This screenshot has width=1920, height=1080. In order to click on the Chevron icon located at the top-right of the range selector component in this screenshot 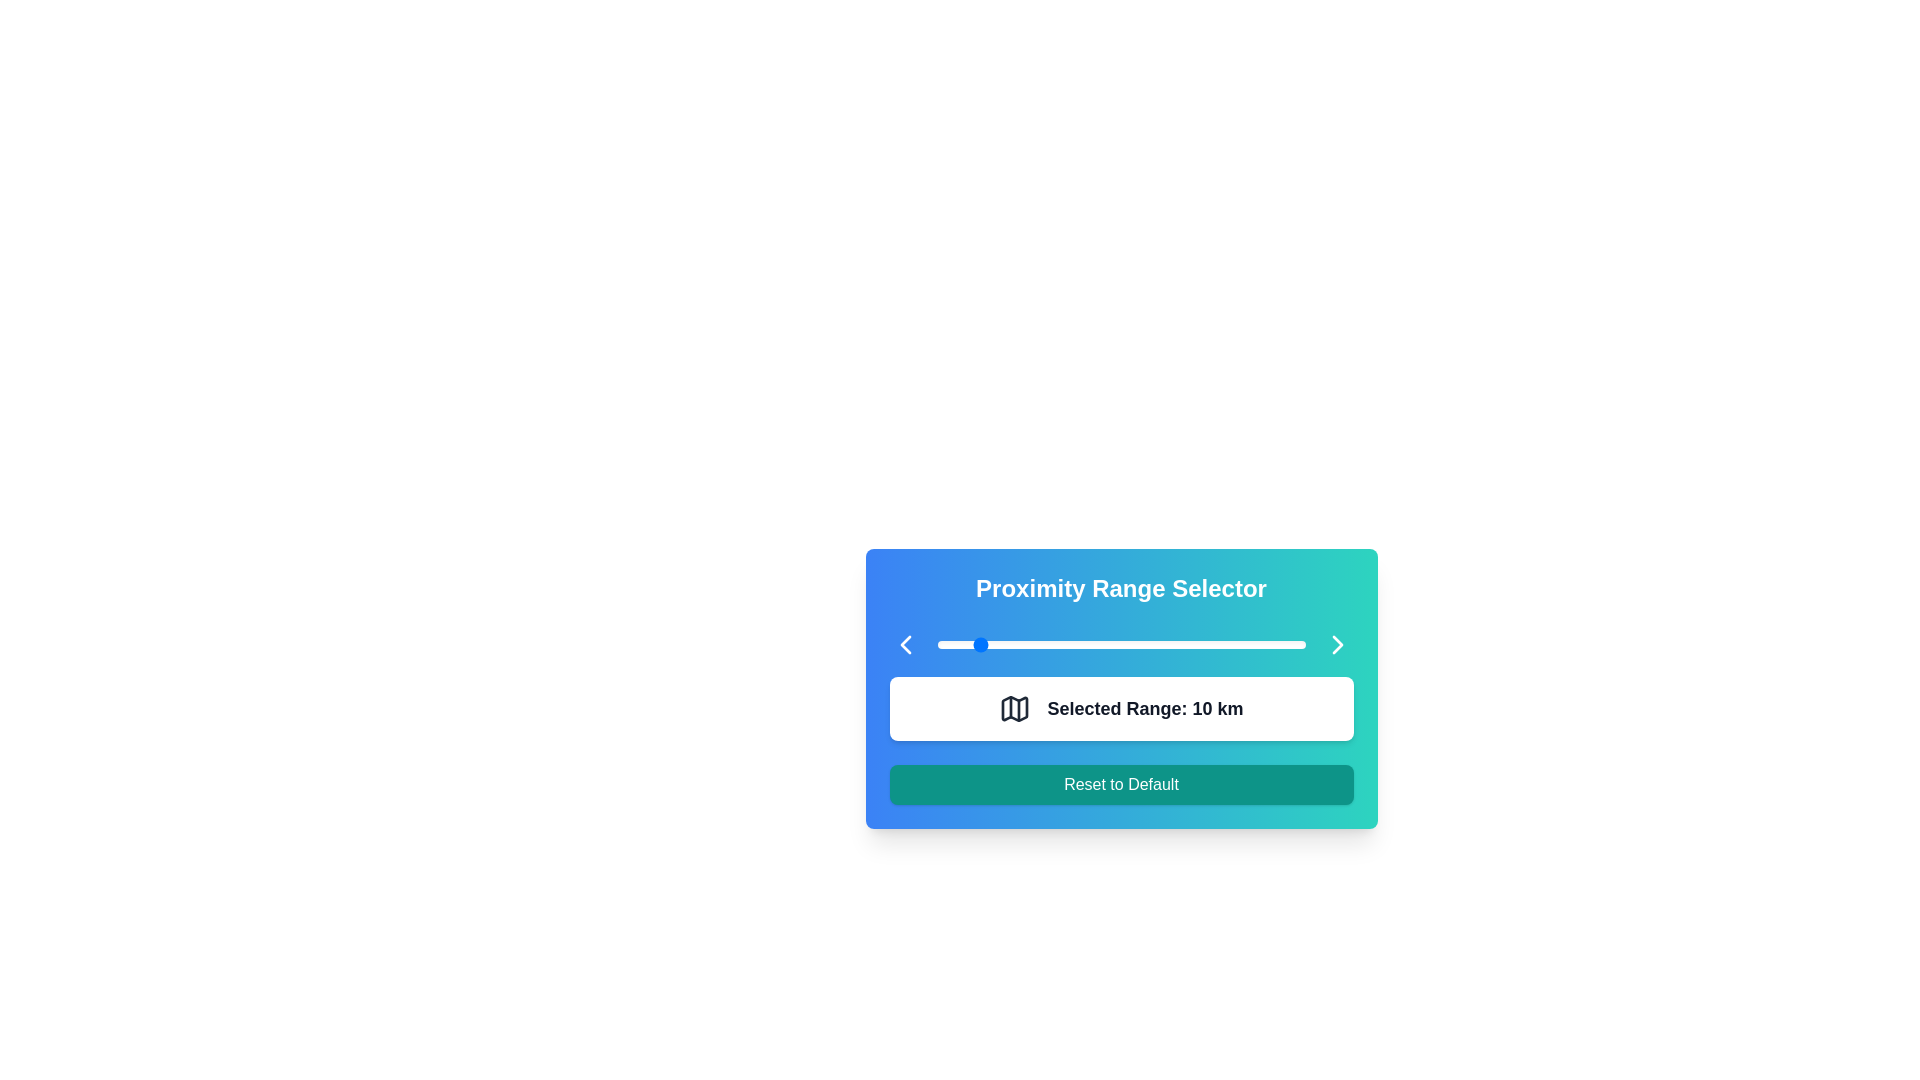, I will do `click(1337, 644)`.